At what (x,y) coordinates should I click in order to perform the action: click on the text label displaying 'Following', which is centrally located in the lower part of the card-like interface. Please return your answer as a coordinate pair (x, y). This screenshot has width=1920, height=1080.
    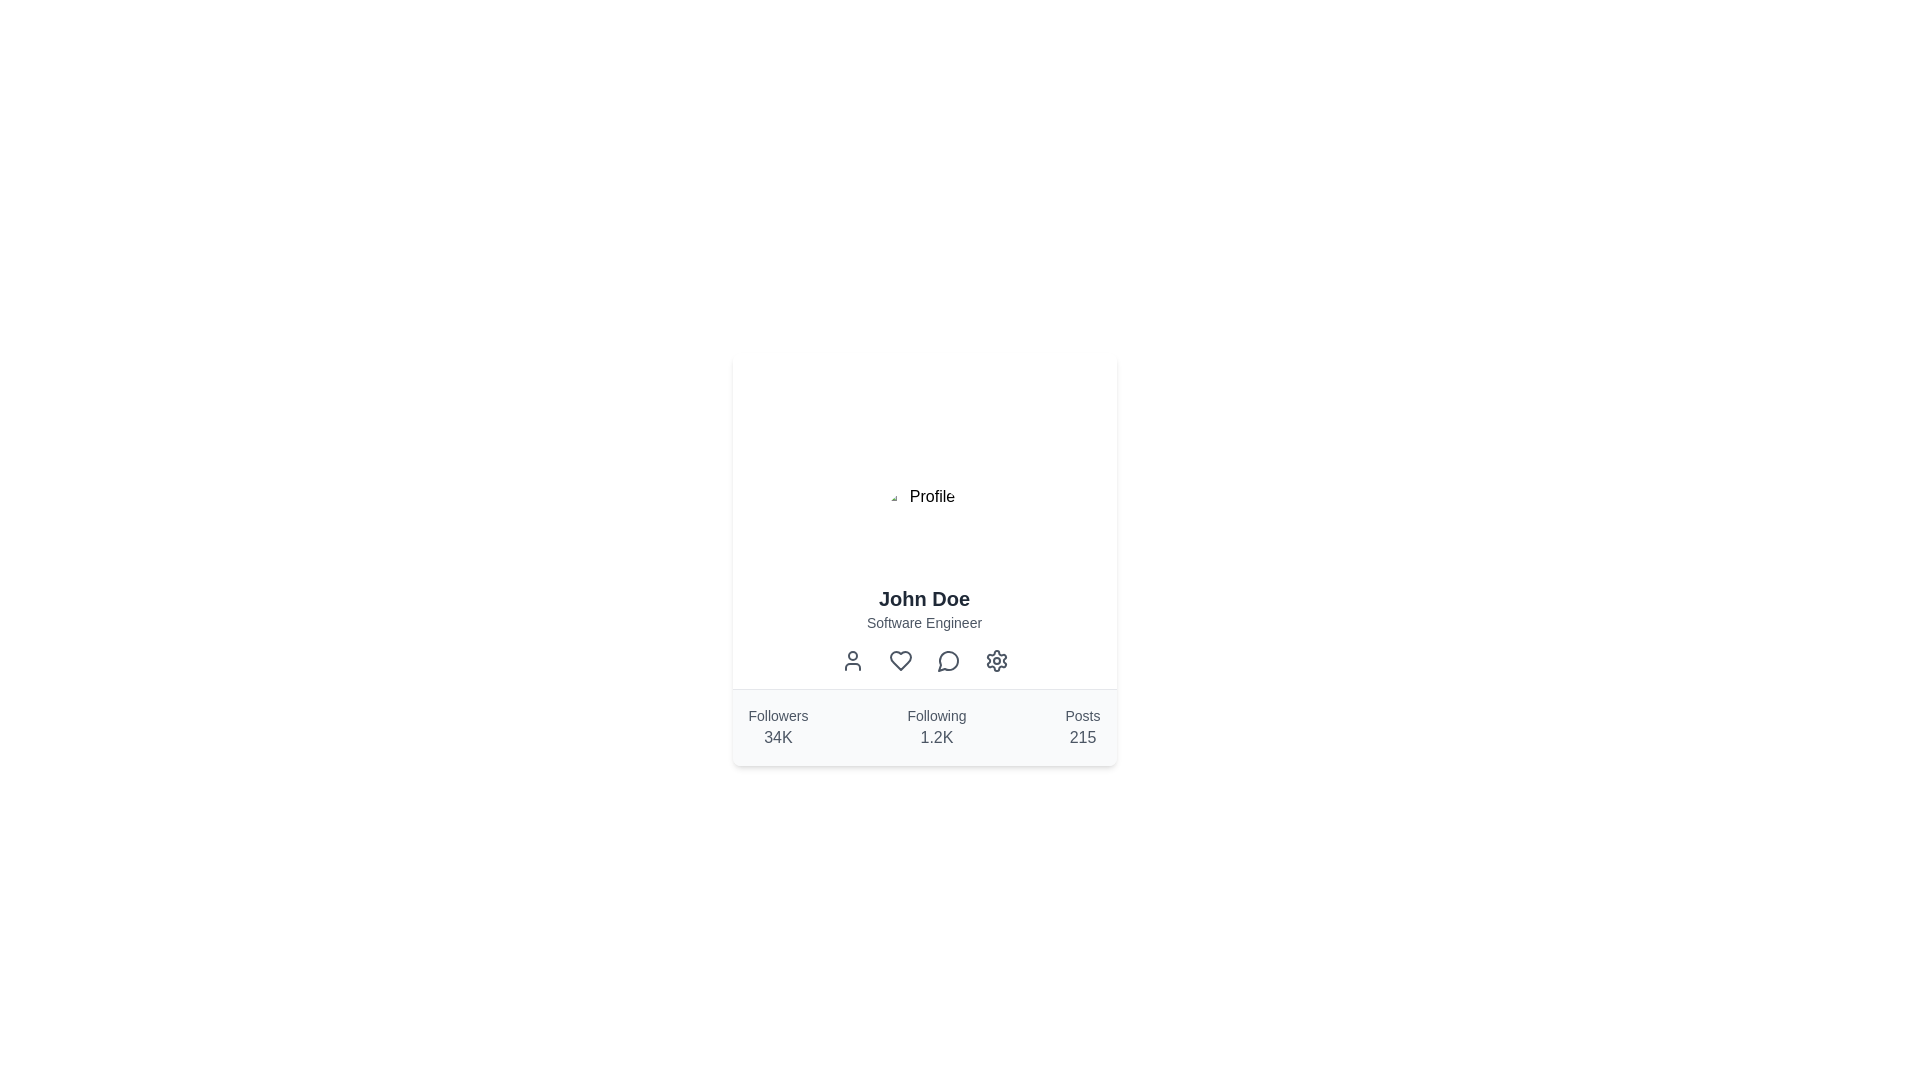
    Looking at the image, I should click on (935, 715).